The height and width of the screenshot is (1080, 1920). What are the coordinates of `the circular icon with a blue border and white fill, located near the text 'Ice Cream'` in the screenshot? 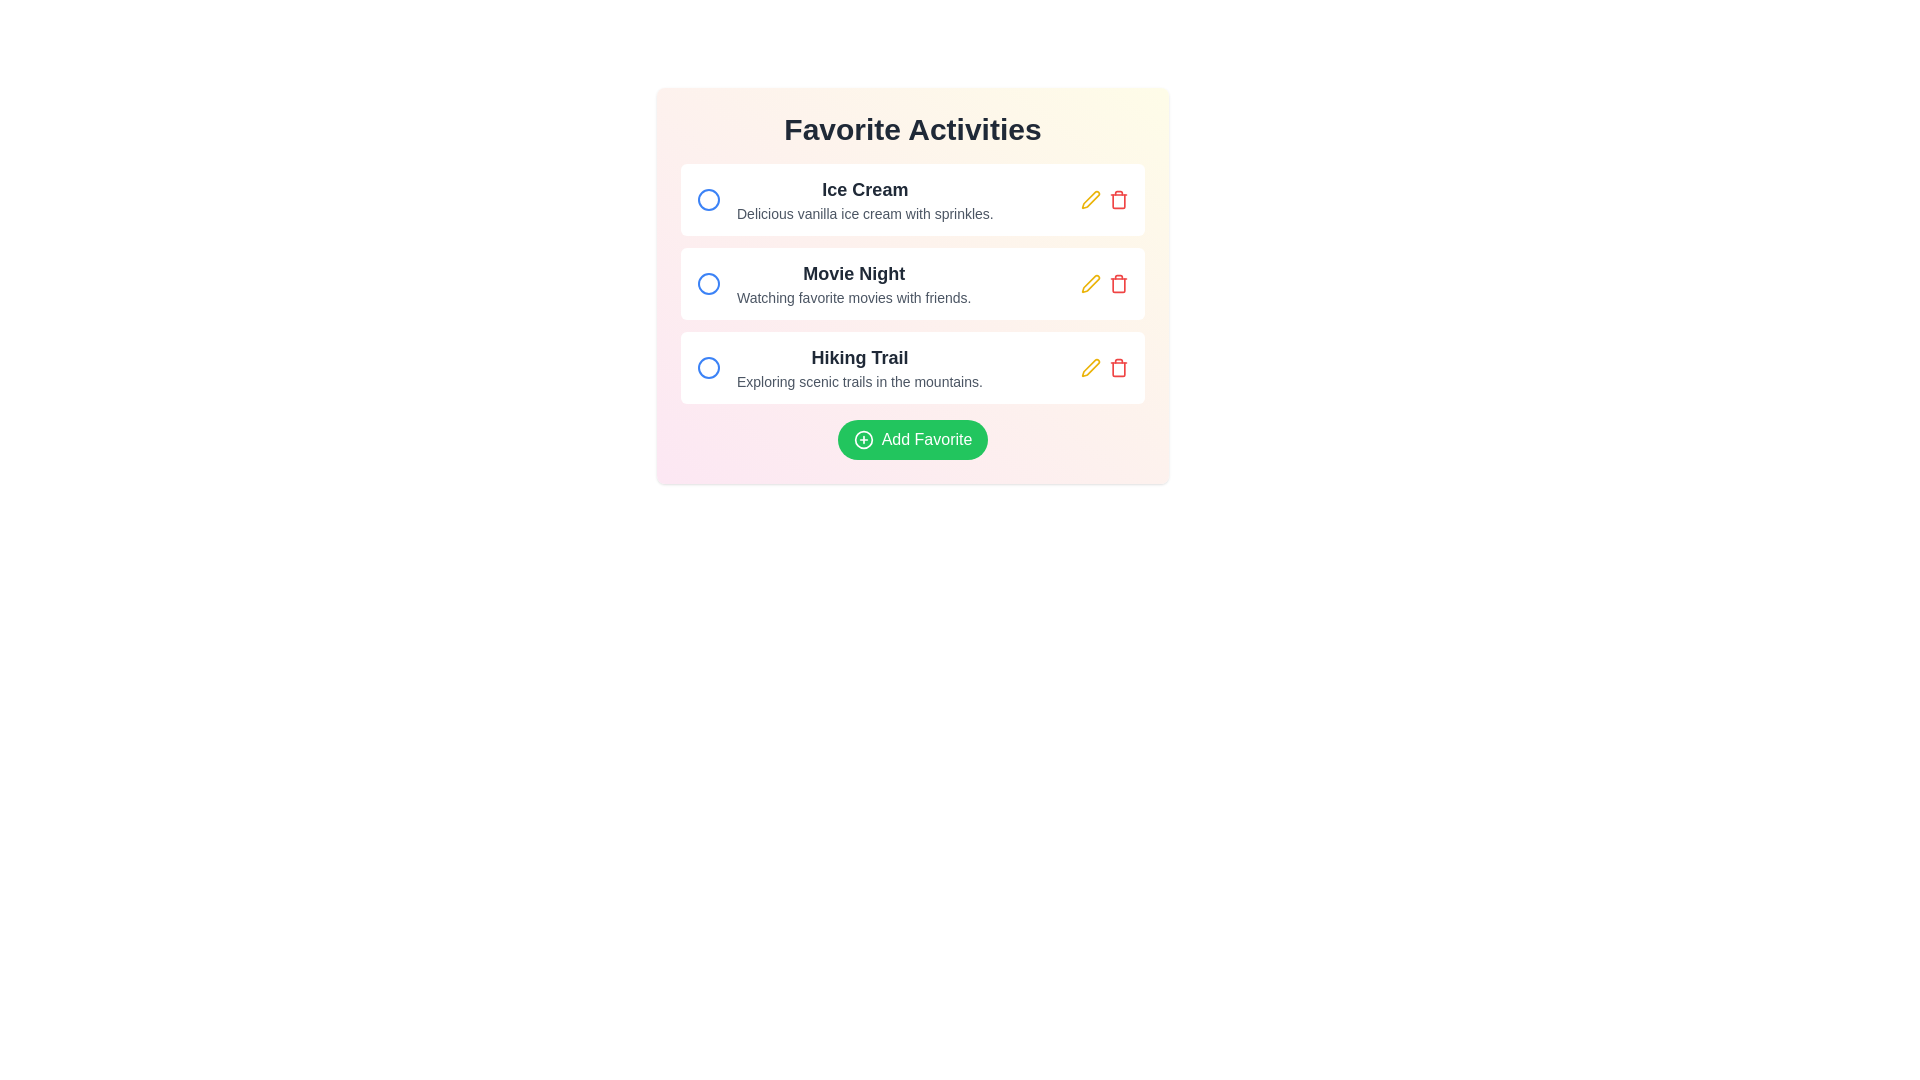 It's located at (709, 200).